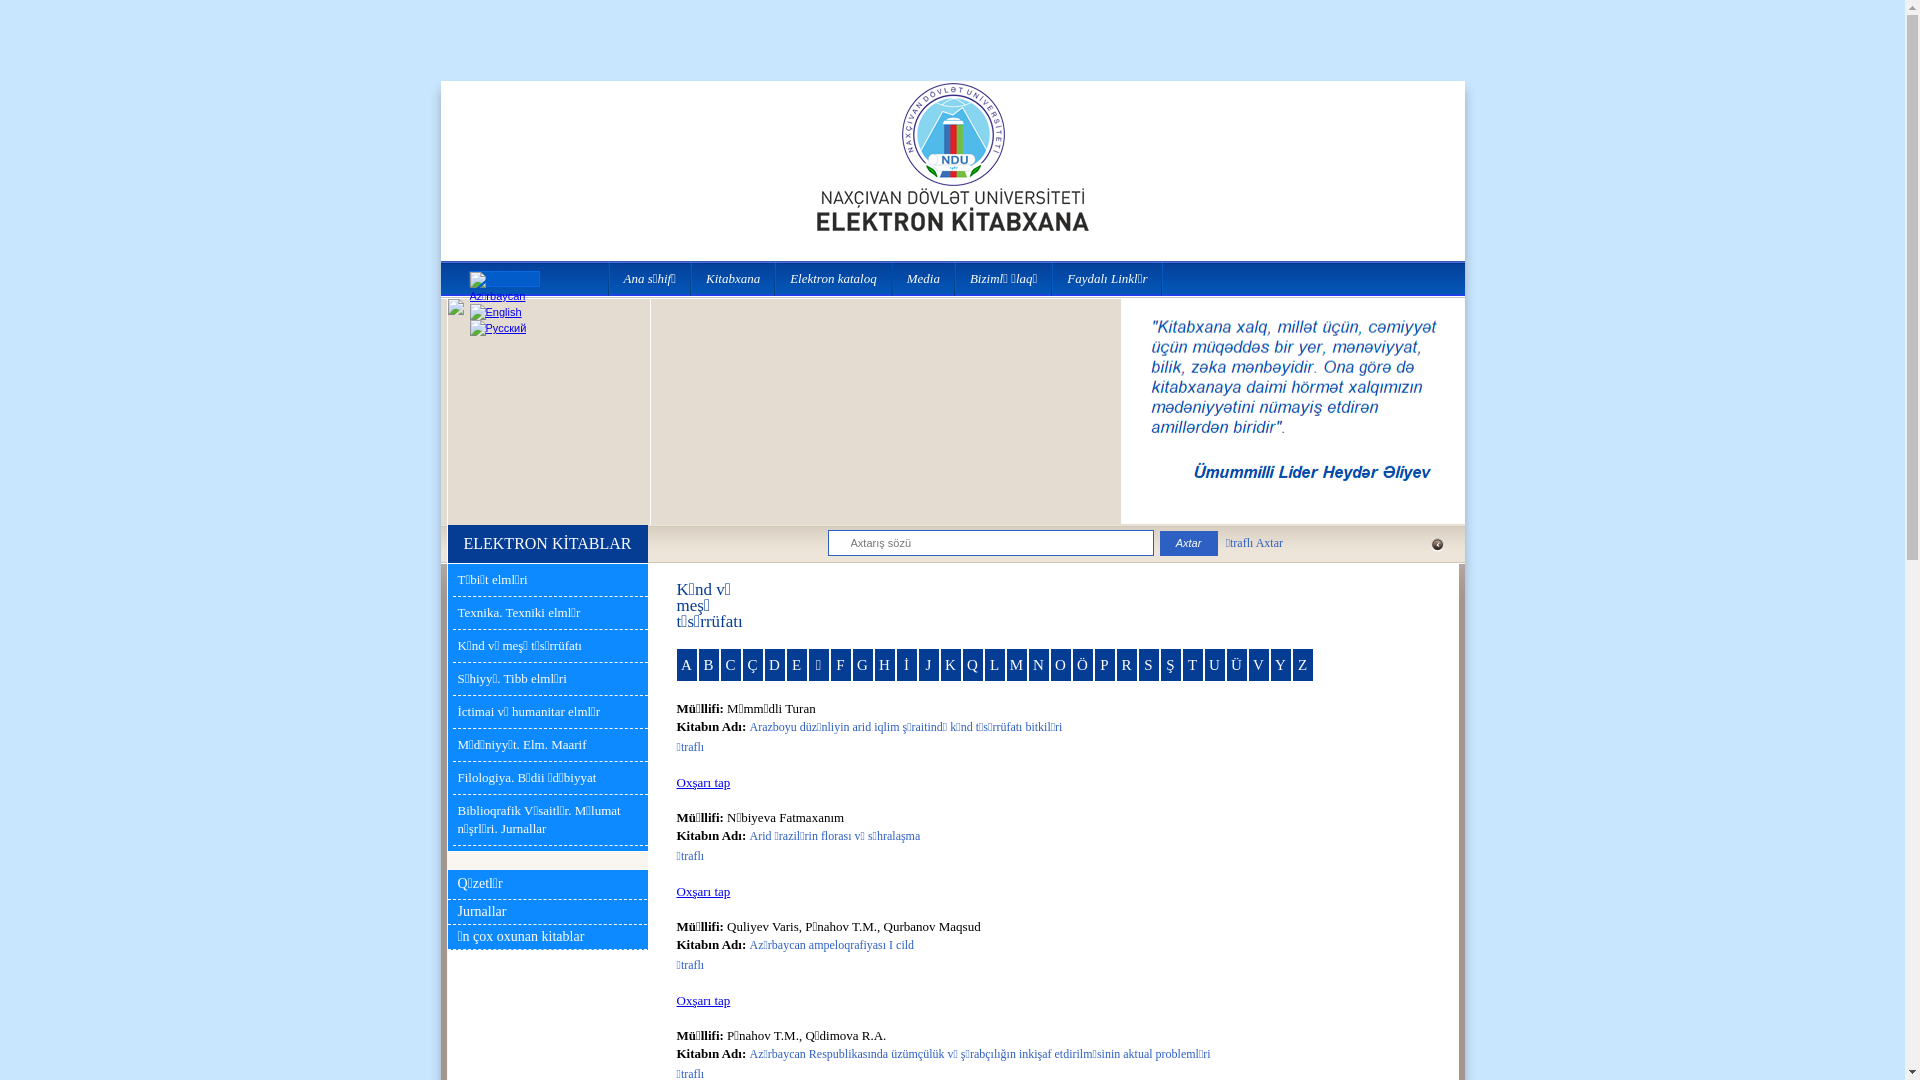  I want to click on 'B', so click(708, 664).